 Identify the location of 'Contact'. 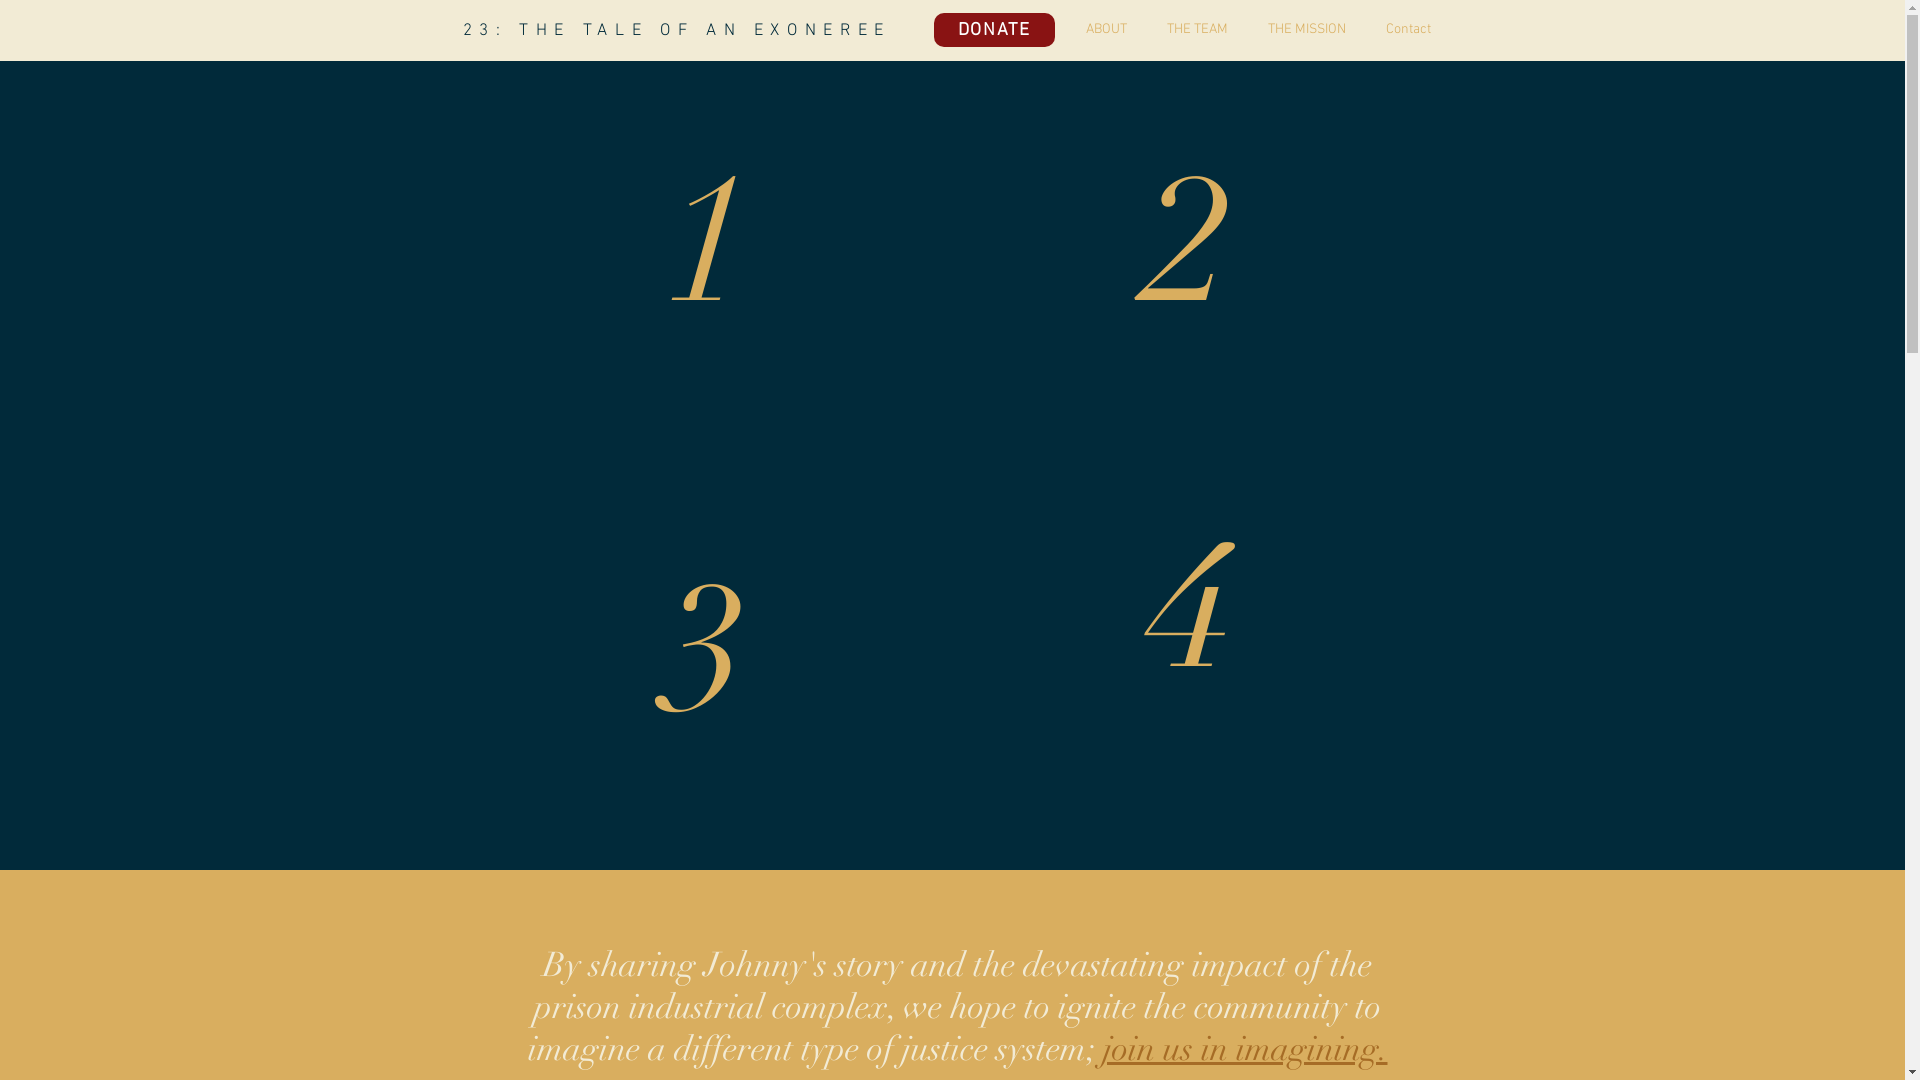
(1397, 30).